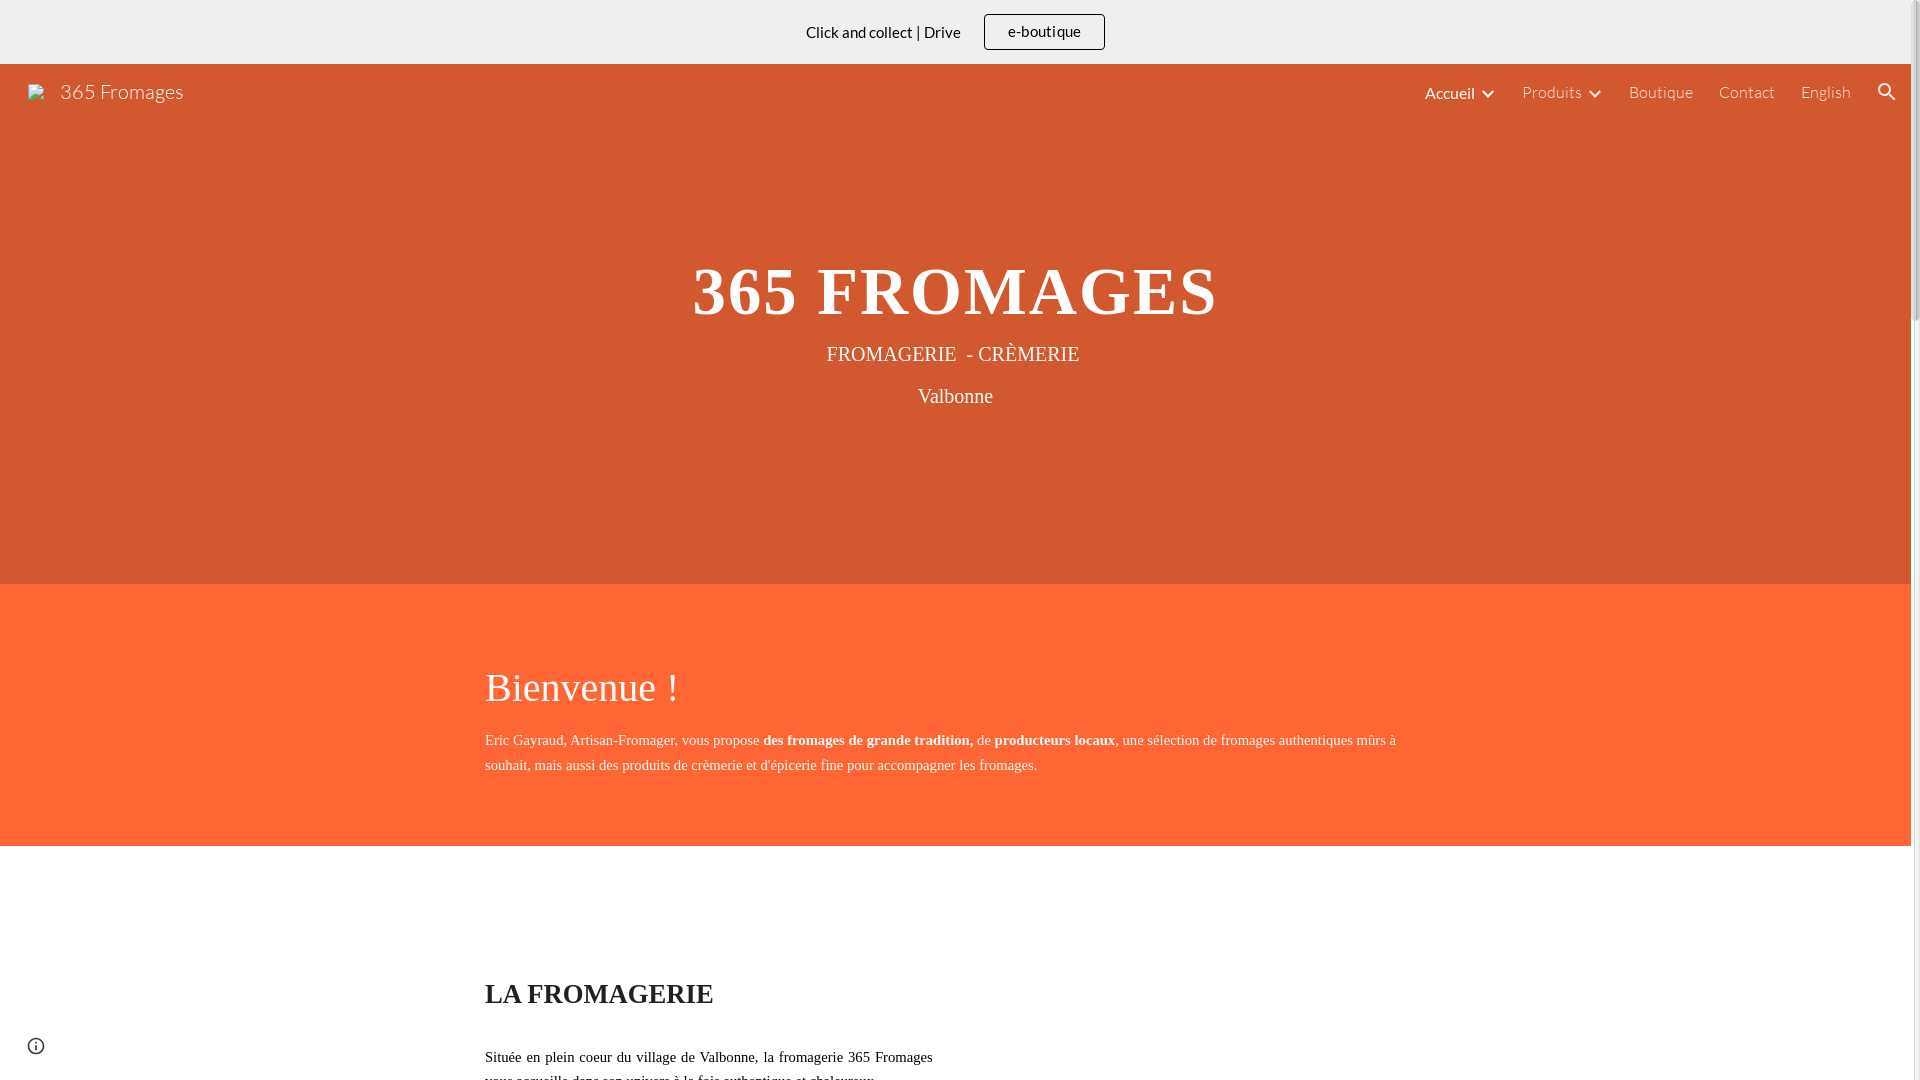 The width and height of the screenshot is (1920, 1080). Describe the element at coordinates (1449, 91) in the screenshot. I see `'Accueil'` at that location.